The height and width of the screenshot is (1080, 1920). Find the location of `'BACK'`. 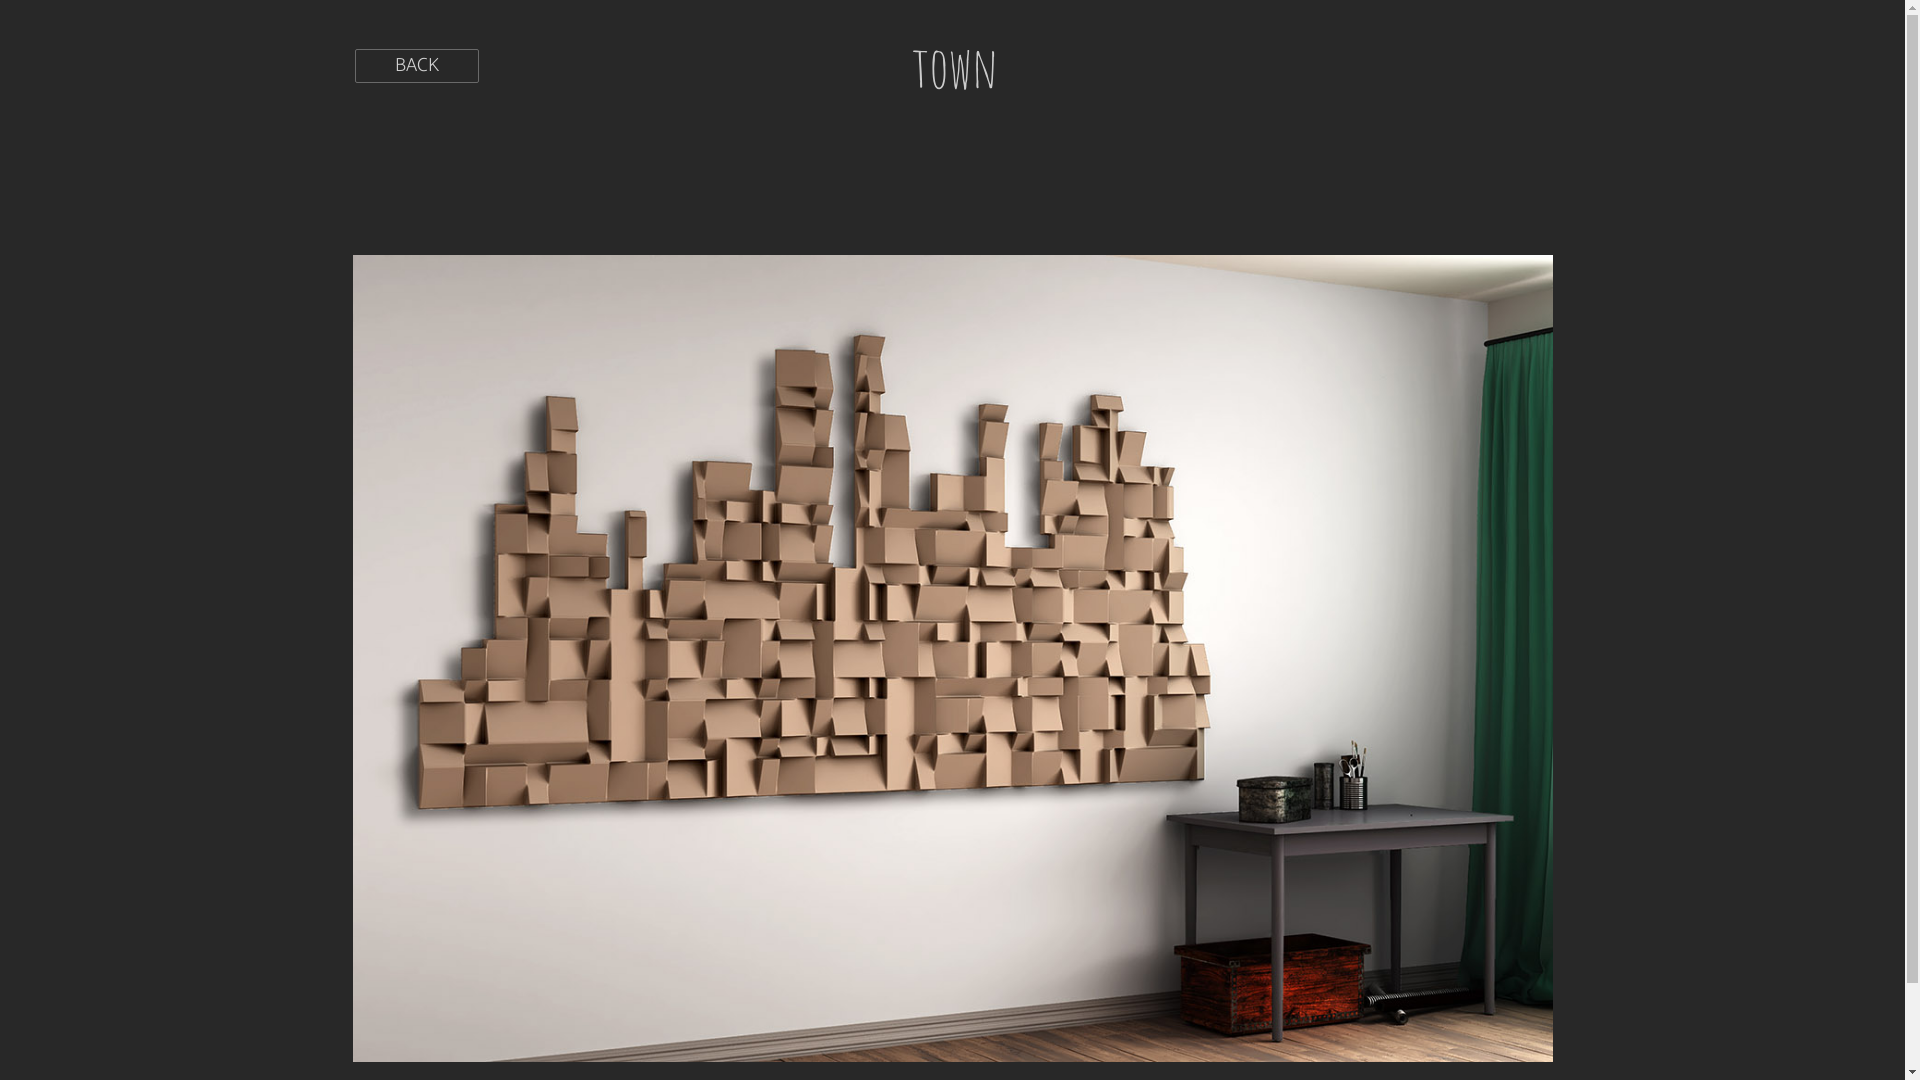

'BACK' is located at coordinates (415, 64).